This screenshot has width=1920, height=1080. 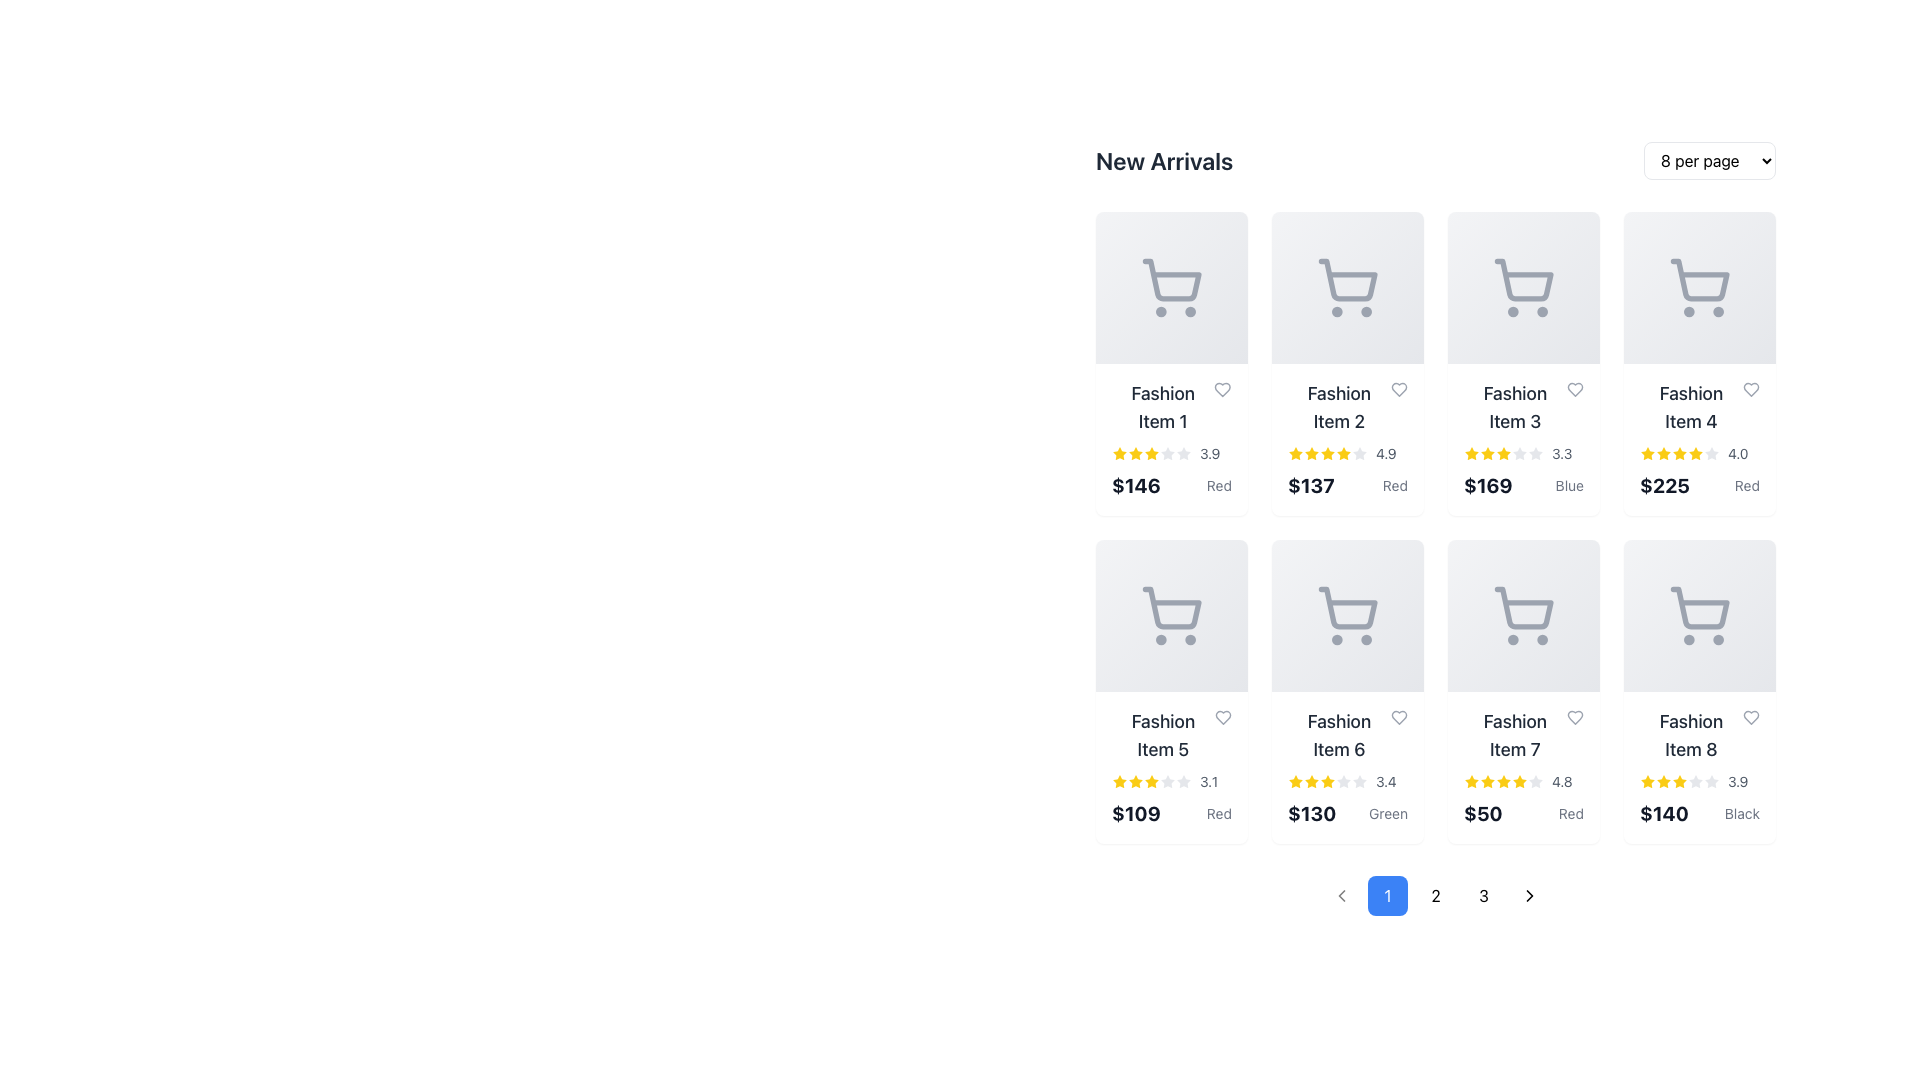 I want to click on the third yellow star icon in the rating section for 'Fashion Item 8' to change the rating, so click(x=1664, y=780).